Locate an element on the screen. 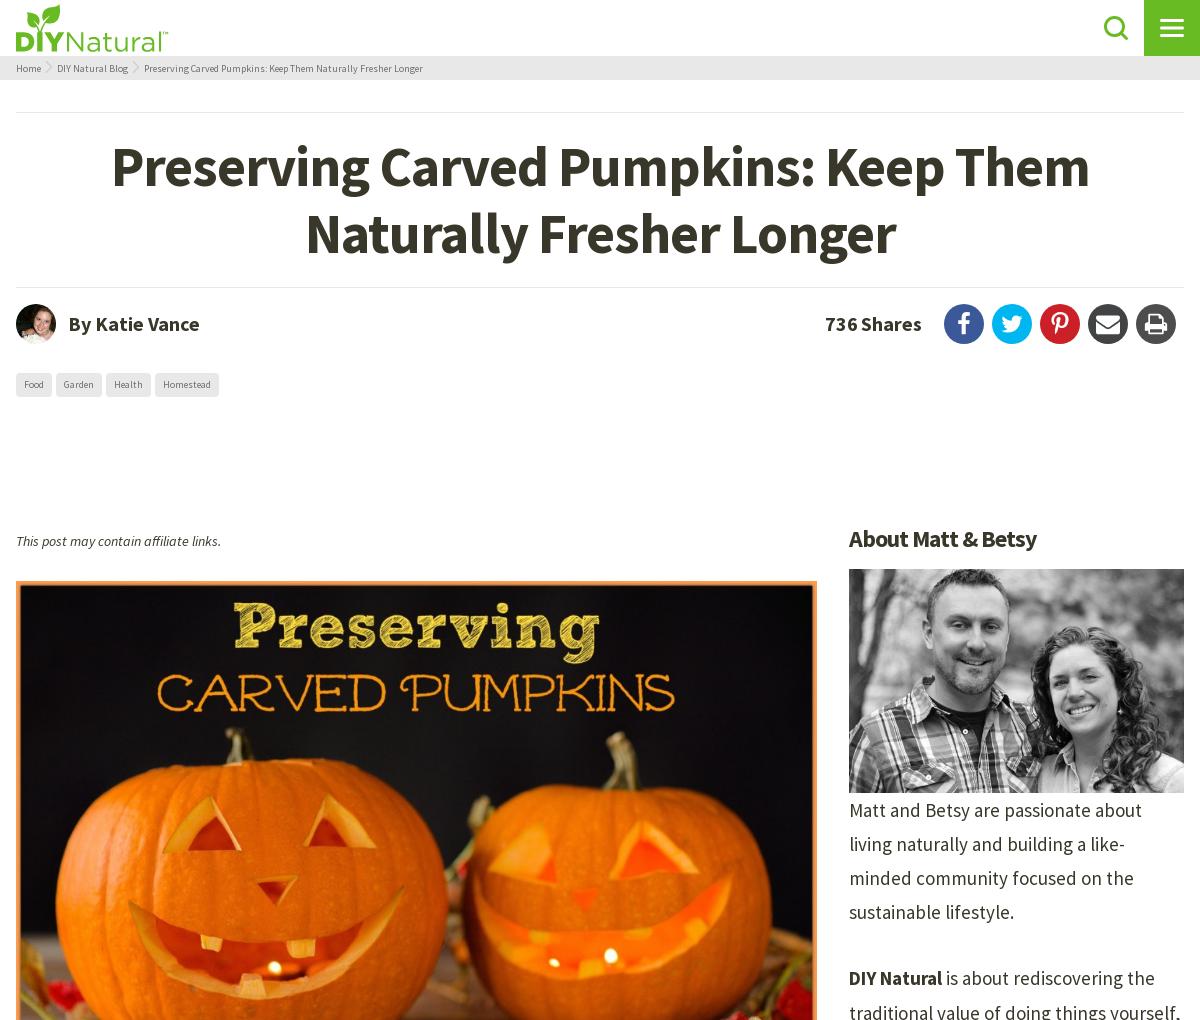 This screenshot has height=1020, width=1200. 'Matt and Betsy are passionate about living naturally and building a like-minded community focused on the sustainable lifestyle.' is located at coordinates (995, 859).